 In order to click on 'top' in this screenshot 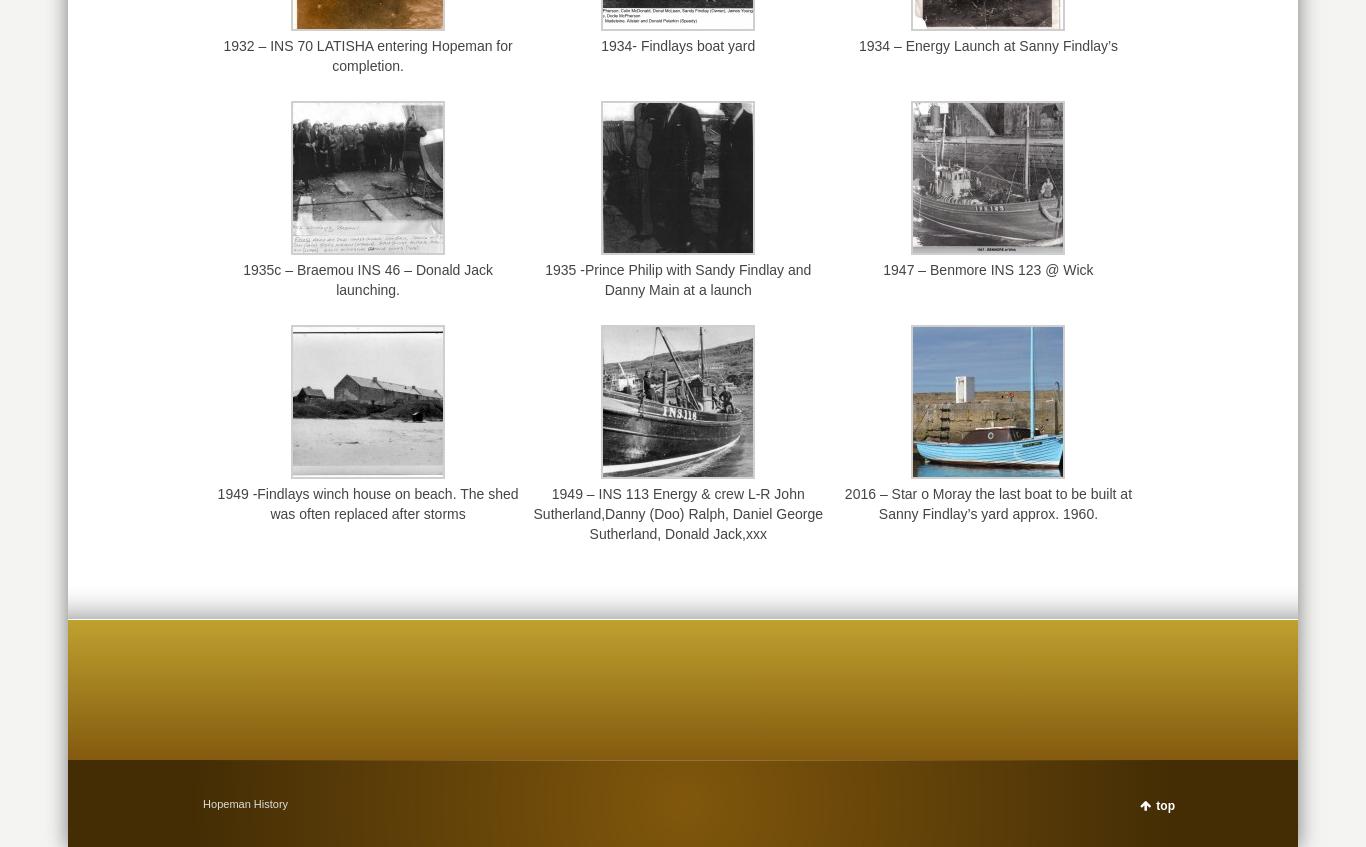, I will do `click(1165, 806)`.